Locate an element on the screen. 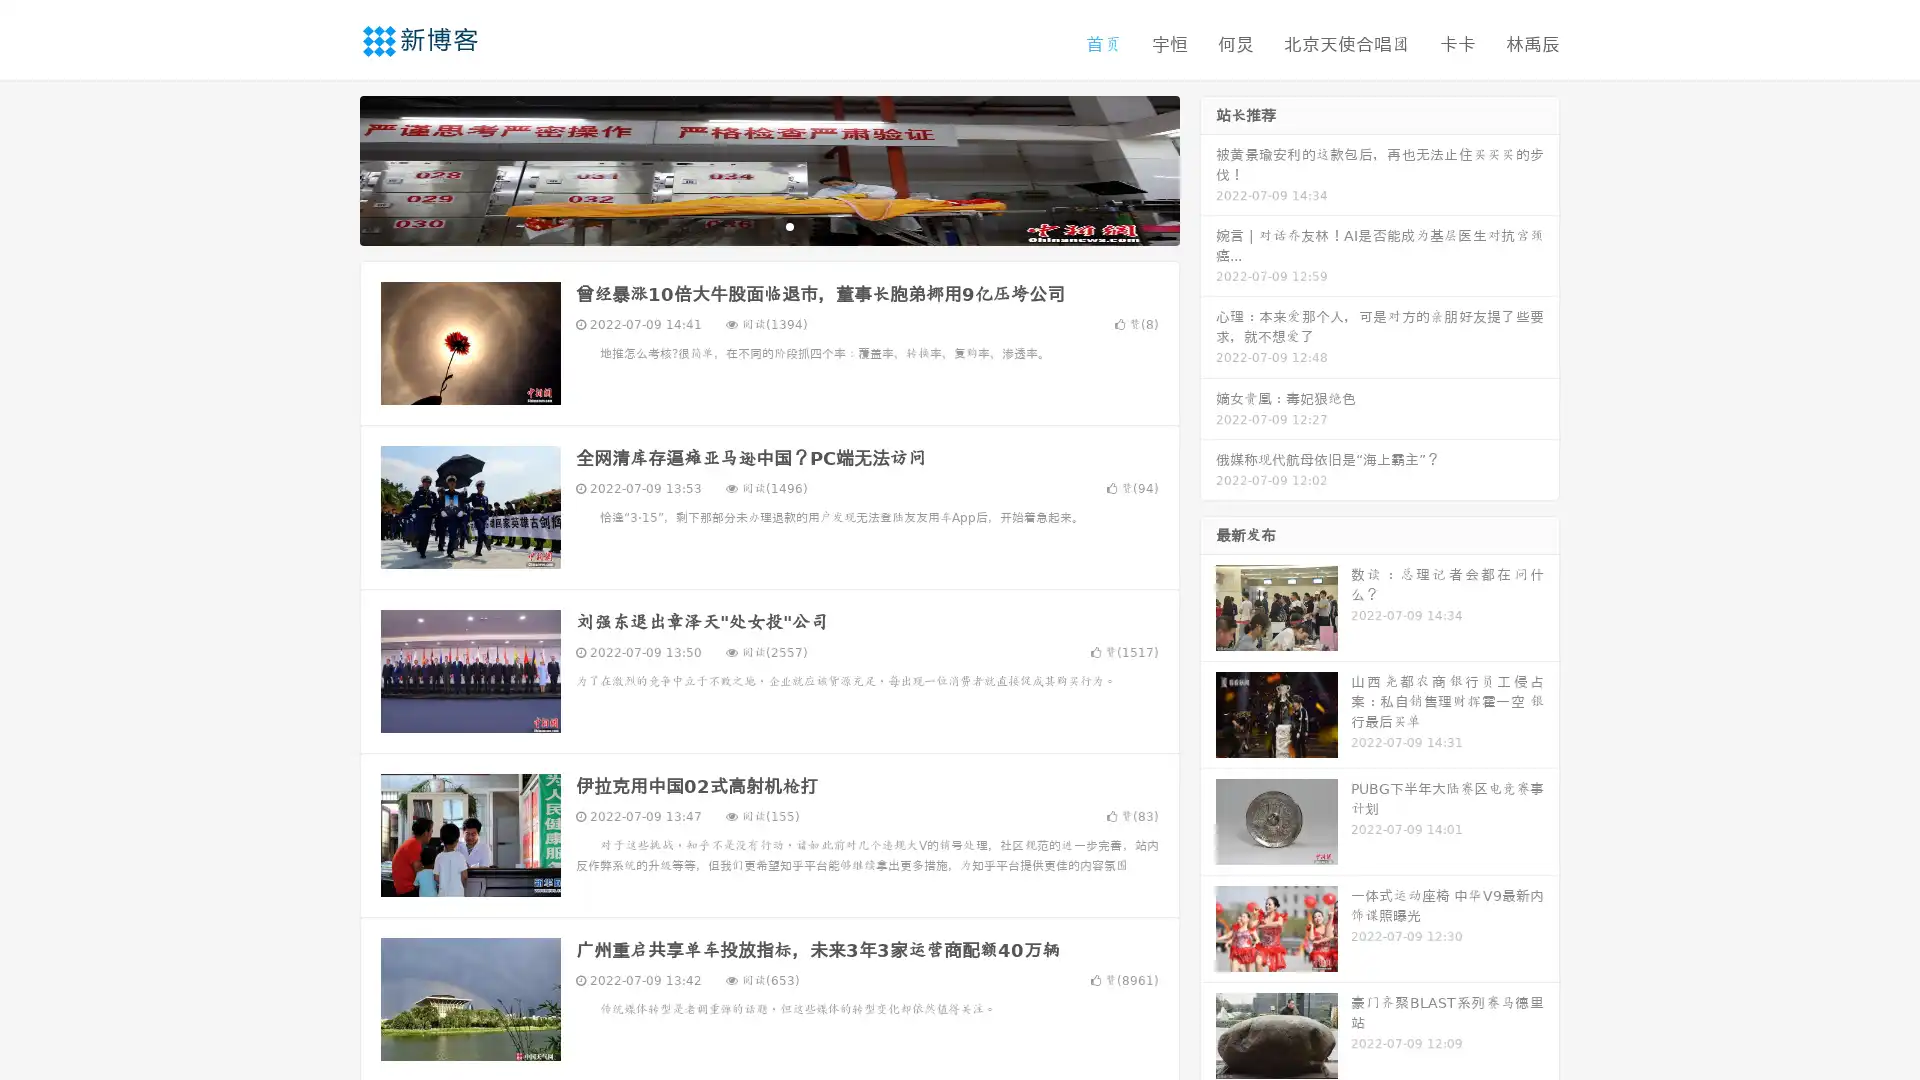  Go to slide 3 is located at coordinates (789, 225).